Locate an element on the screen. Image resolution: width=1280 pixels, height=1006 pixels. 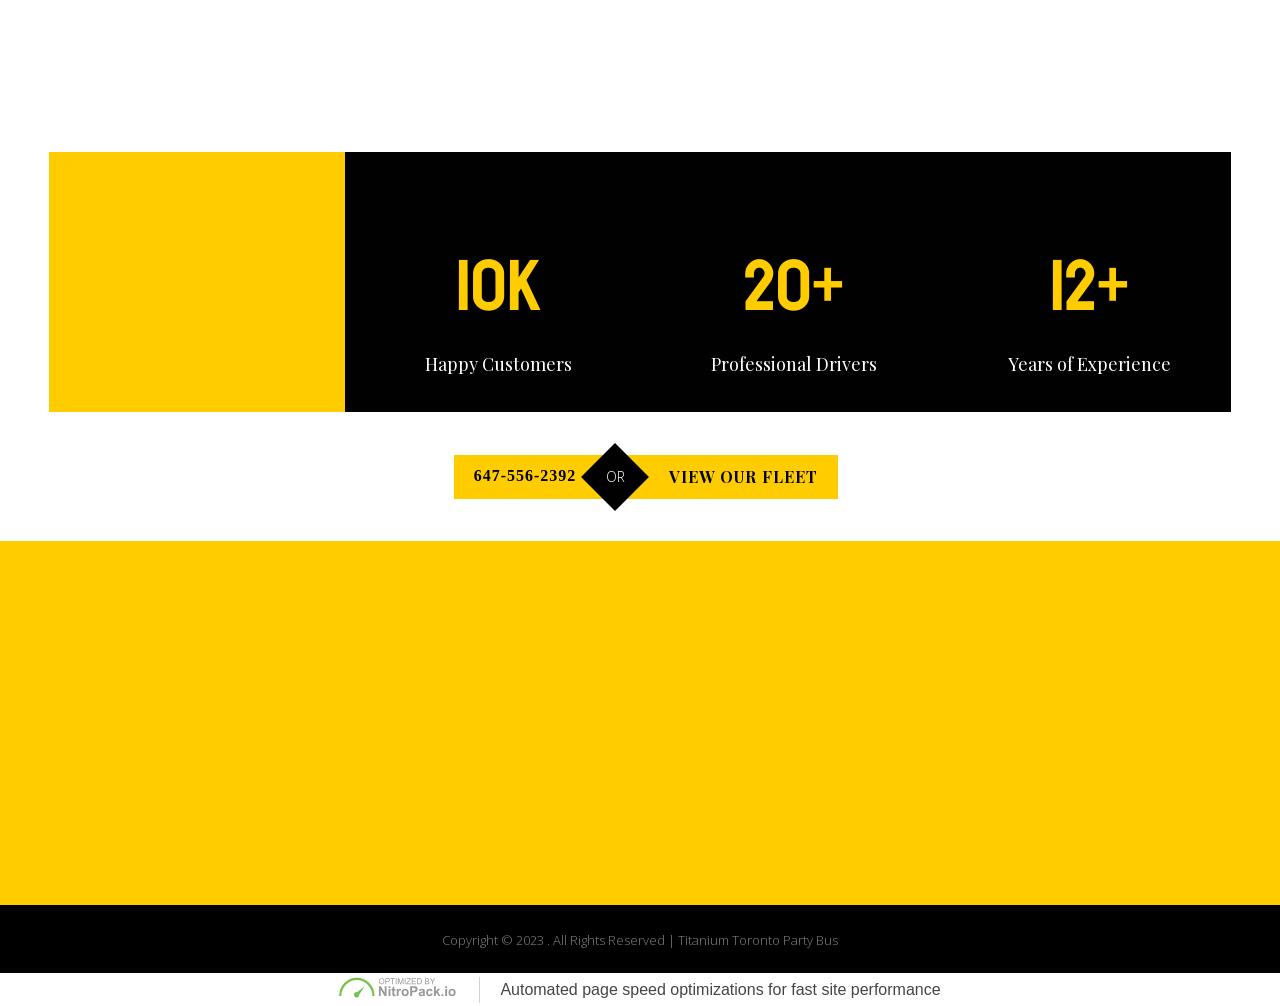
'Copyright © 2023 . All Rights Reserved | Titanium Toronto Party Bus' is located at coordinates (440, 938).